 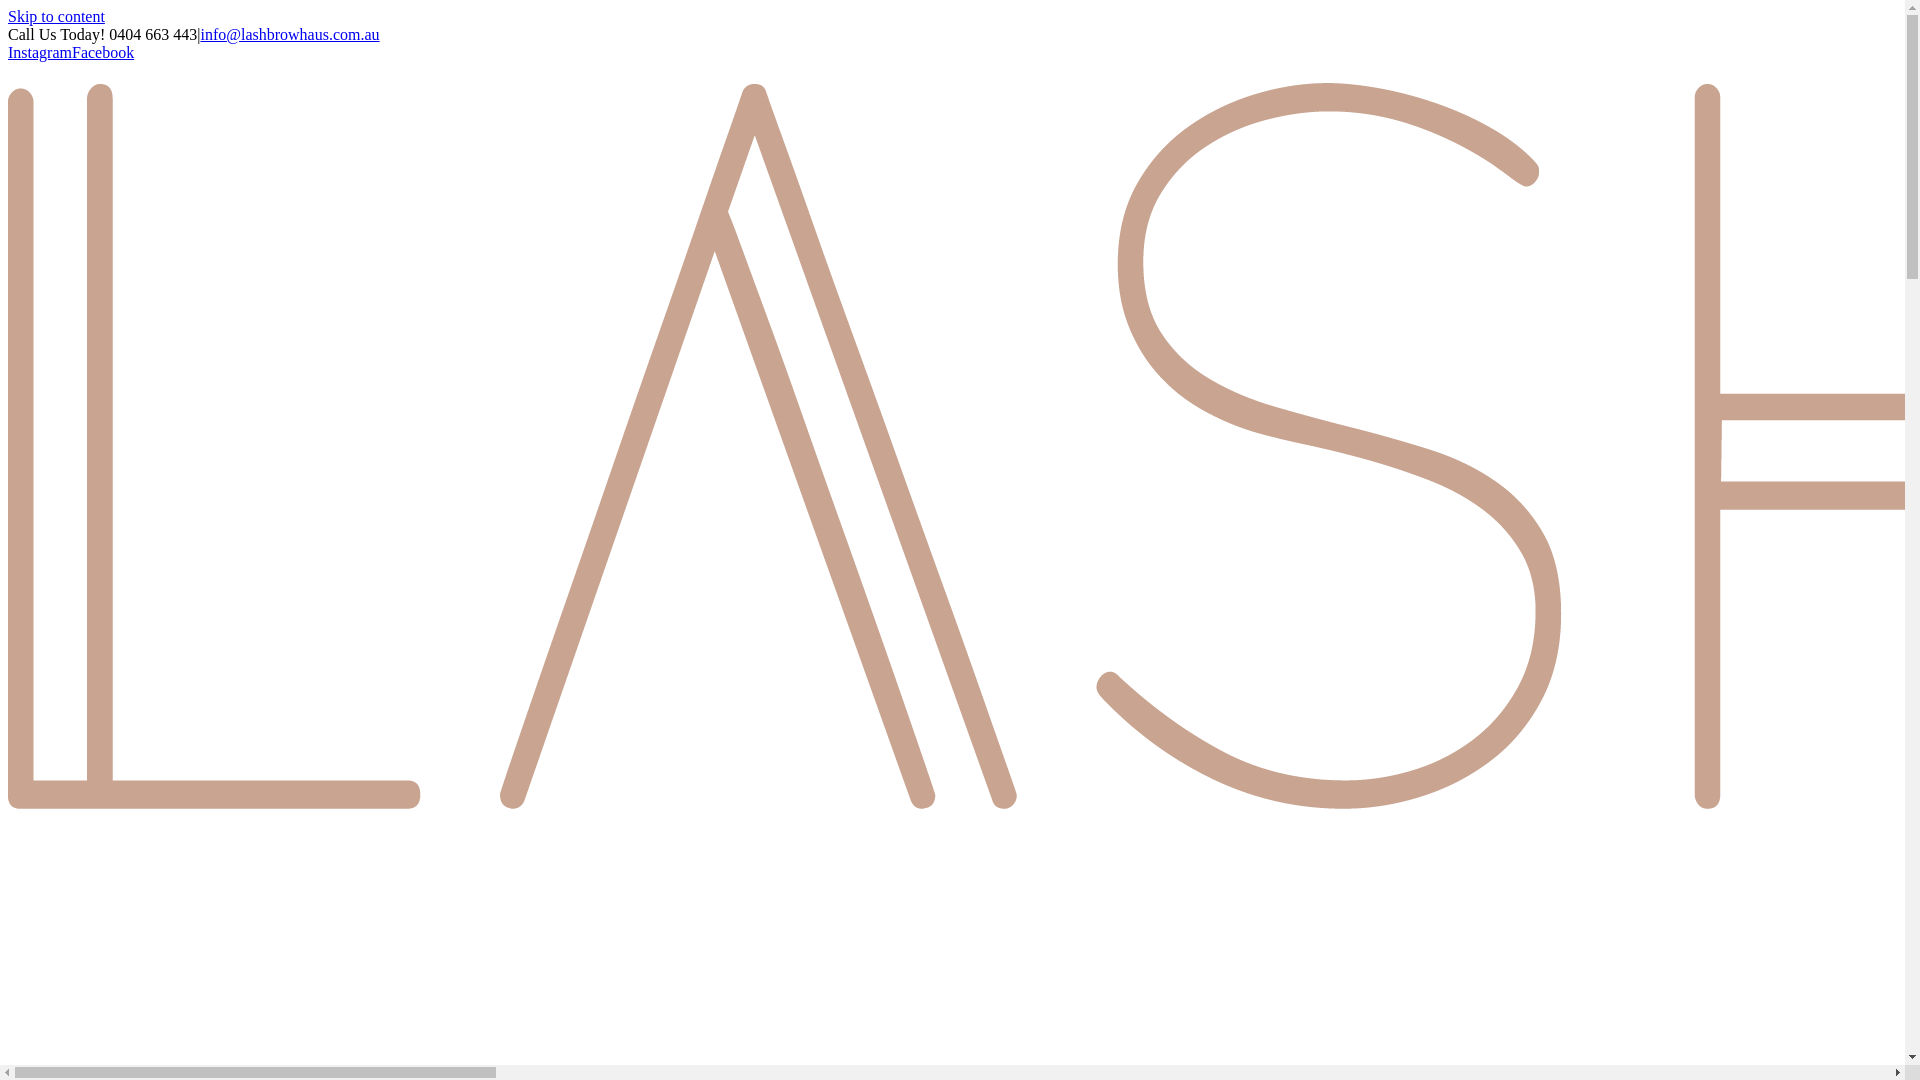 I want to click on 'Instagram', so click(x=8, y=51).